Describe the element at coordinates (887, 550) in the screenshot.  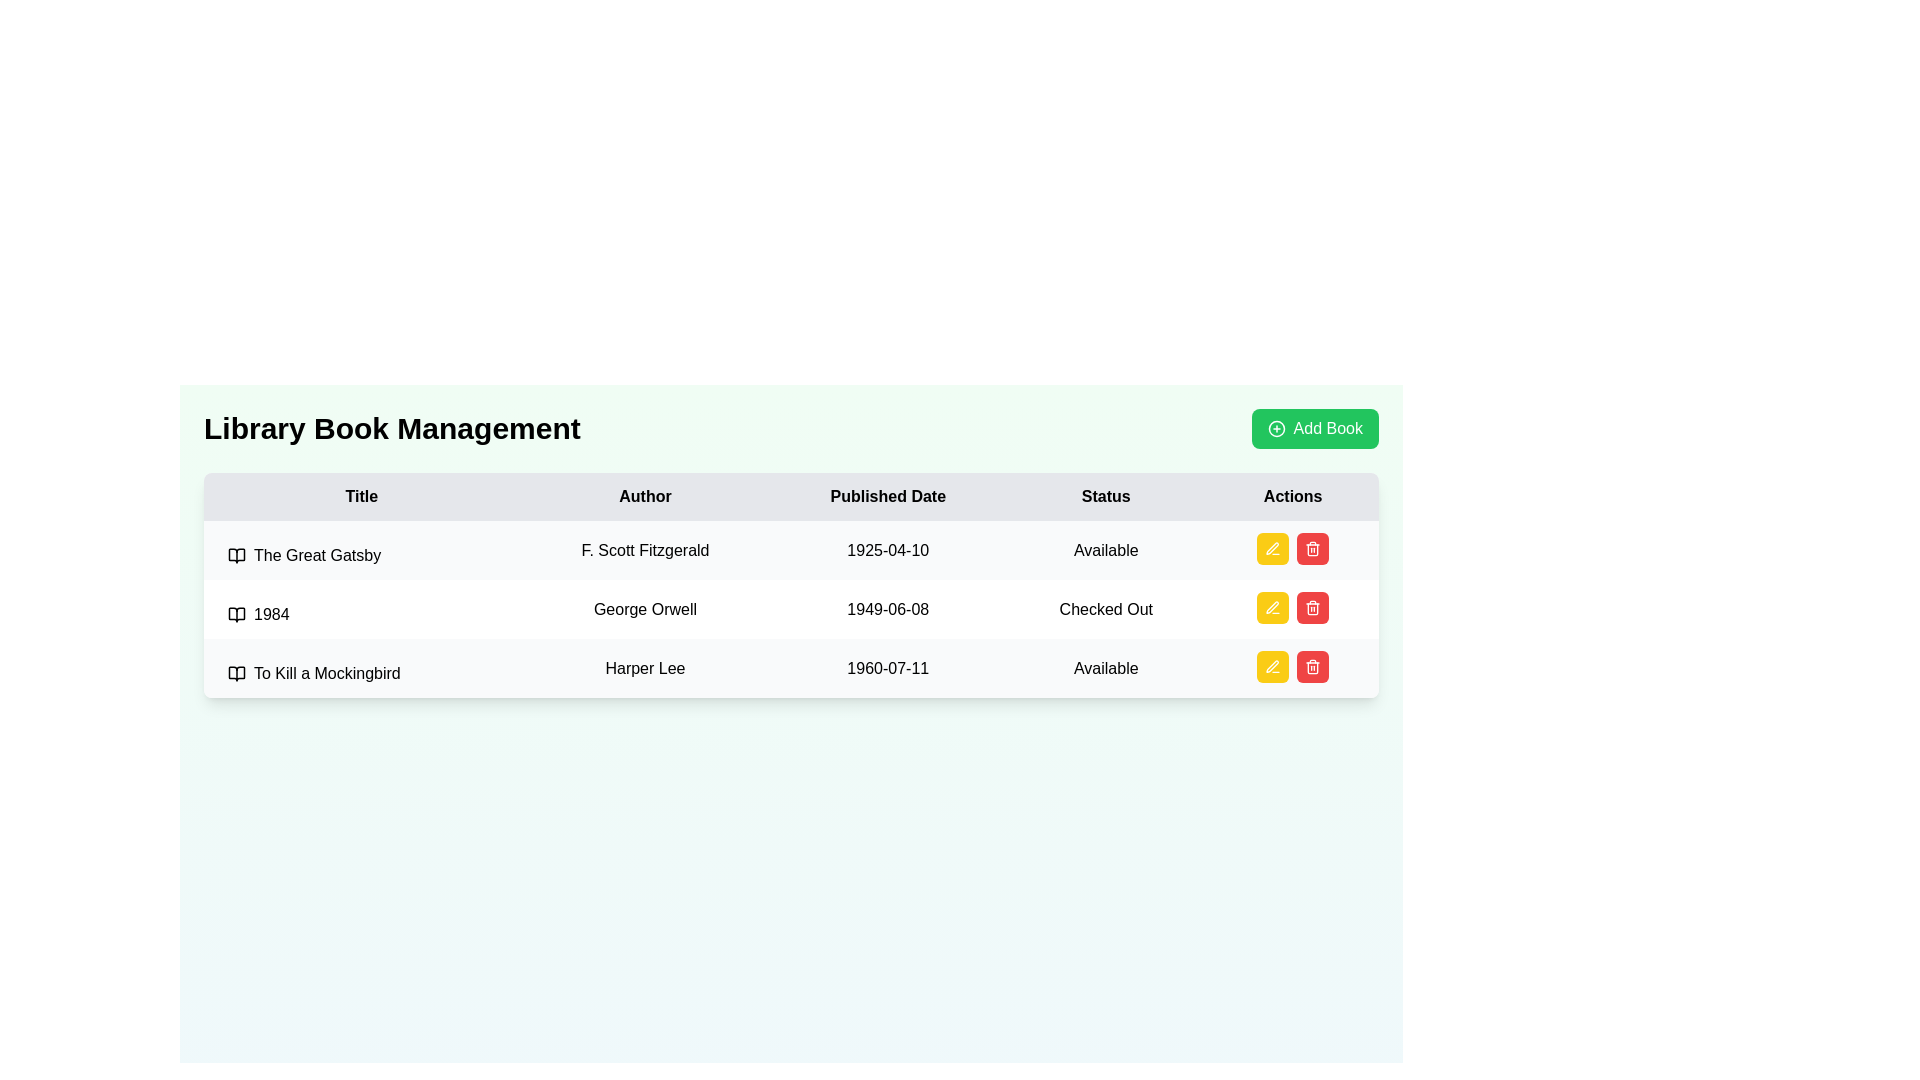
I see `the publication date text element for the book 'The Great Gatsby' located in the third column of the first data row in the table` at that location.